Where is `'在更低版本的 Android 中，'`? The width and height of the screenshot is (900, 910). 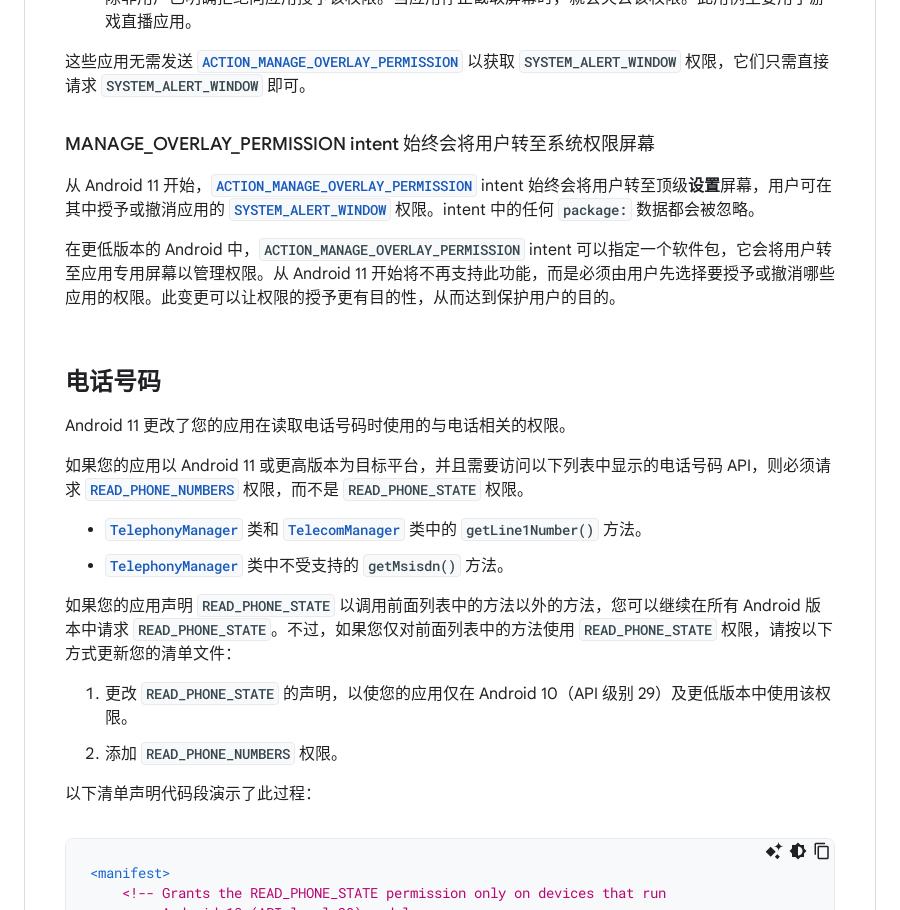
'在更低版本的 Android 中，' is located at coordinates (162, 249).